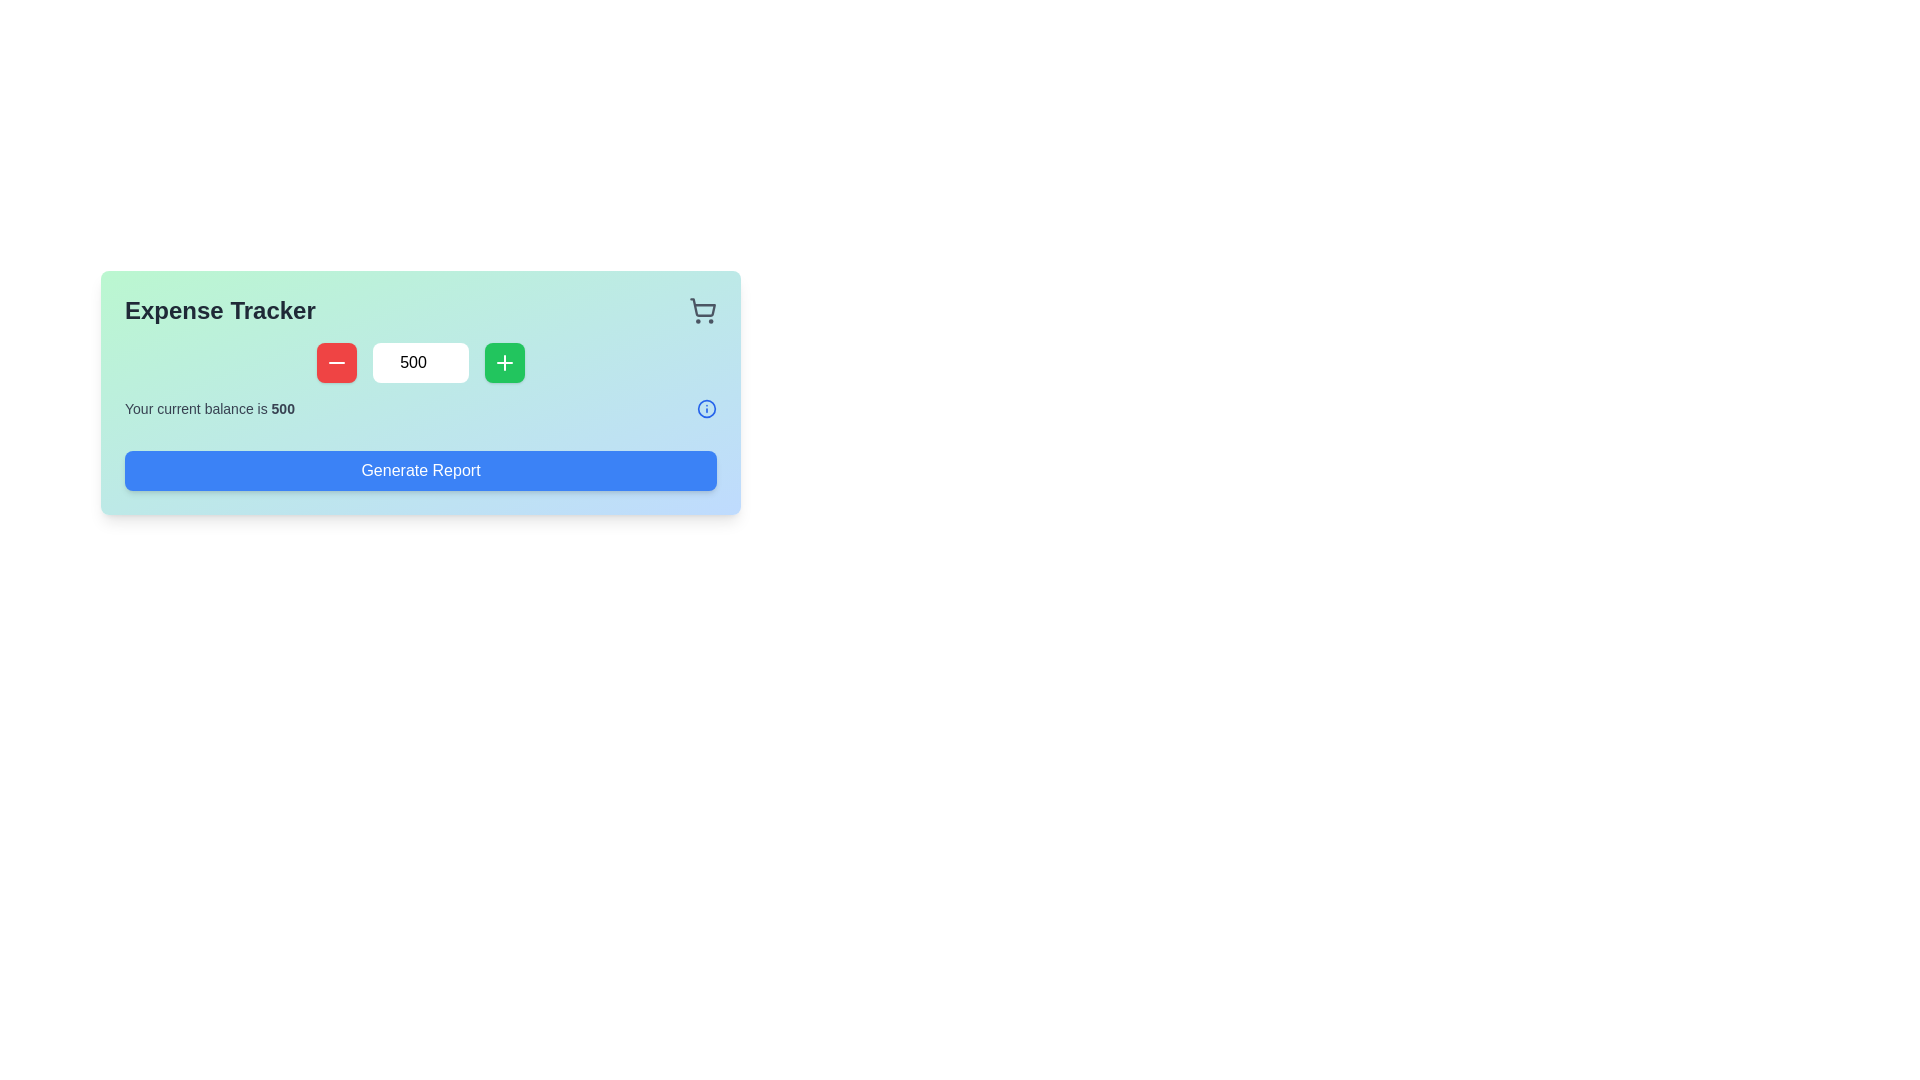 The height and width of the screenshot is (1080, 1920). What do you see at coordinates (504, 362) in the screenshot?
I see `the increment button with a plus symbol located in the center-right portion of the interface, adjacent to the numeric input field` at bounding box center [504, 362].